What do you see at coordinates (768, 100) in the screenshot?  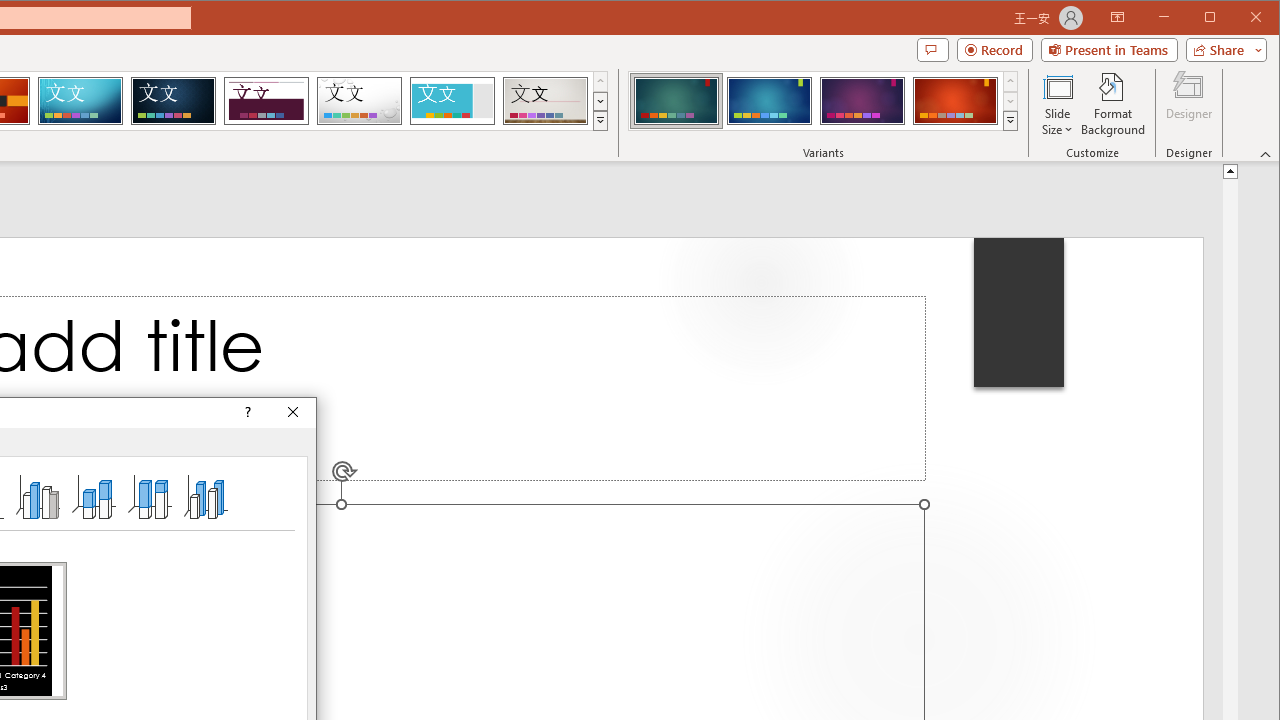 I see `'Ion Variant 2'` at bounding box center [768, 100].